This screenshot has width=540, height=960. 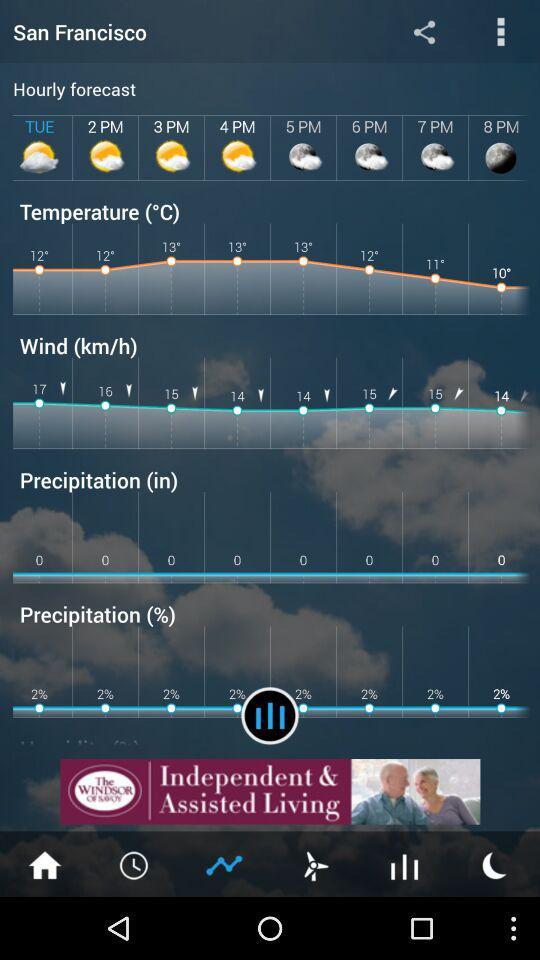 I want to click on see barren lands, so click(x=405, y=863).